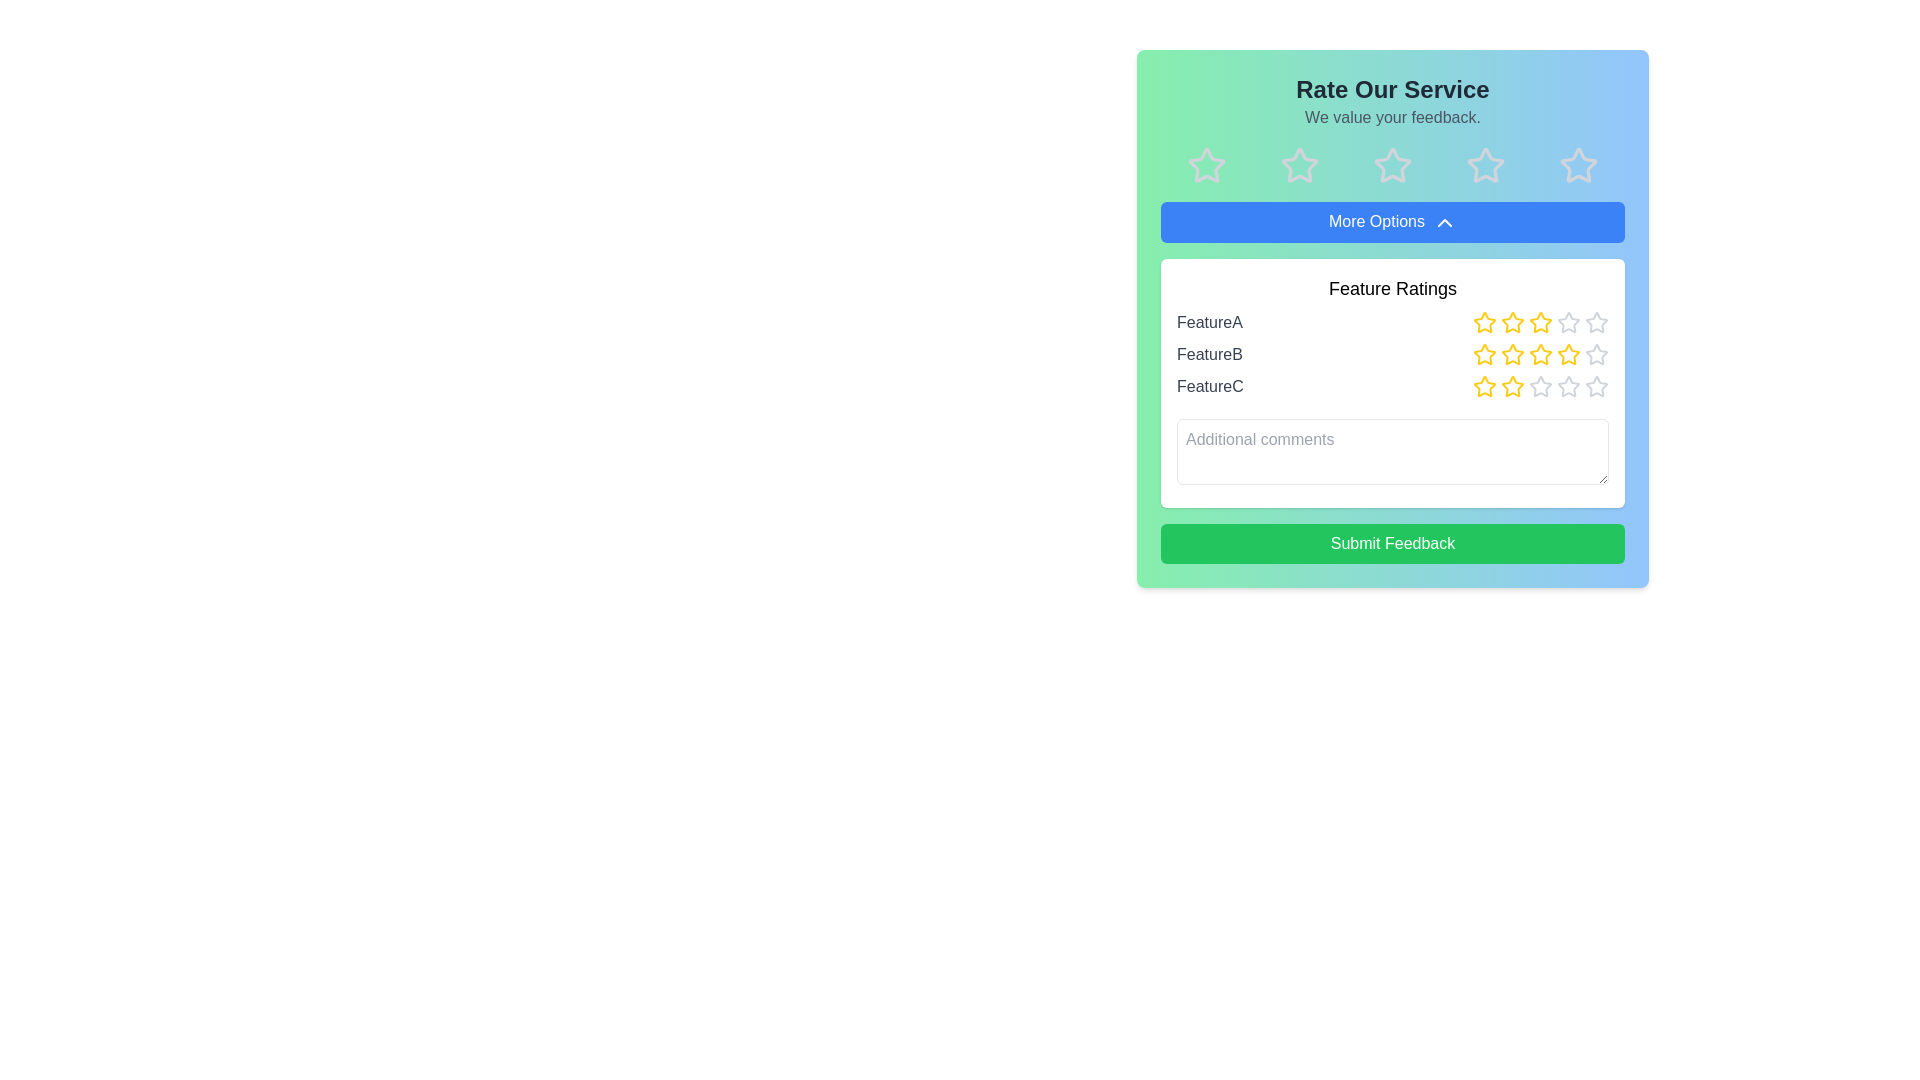 The height and width of the screenshot is (1080, 1920). I want to click on the fifth interactive star rating icon with a gray fill and black outline to set a 5-star rating for Feature A in the Feature Ratings section, so click(1596, 320).